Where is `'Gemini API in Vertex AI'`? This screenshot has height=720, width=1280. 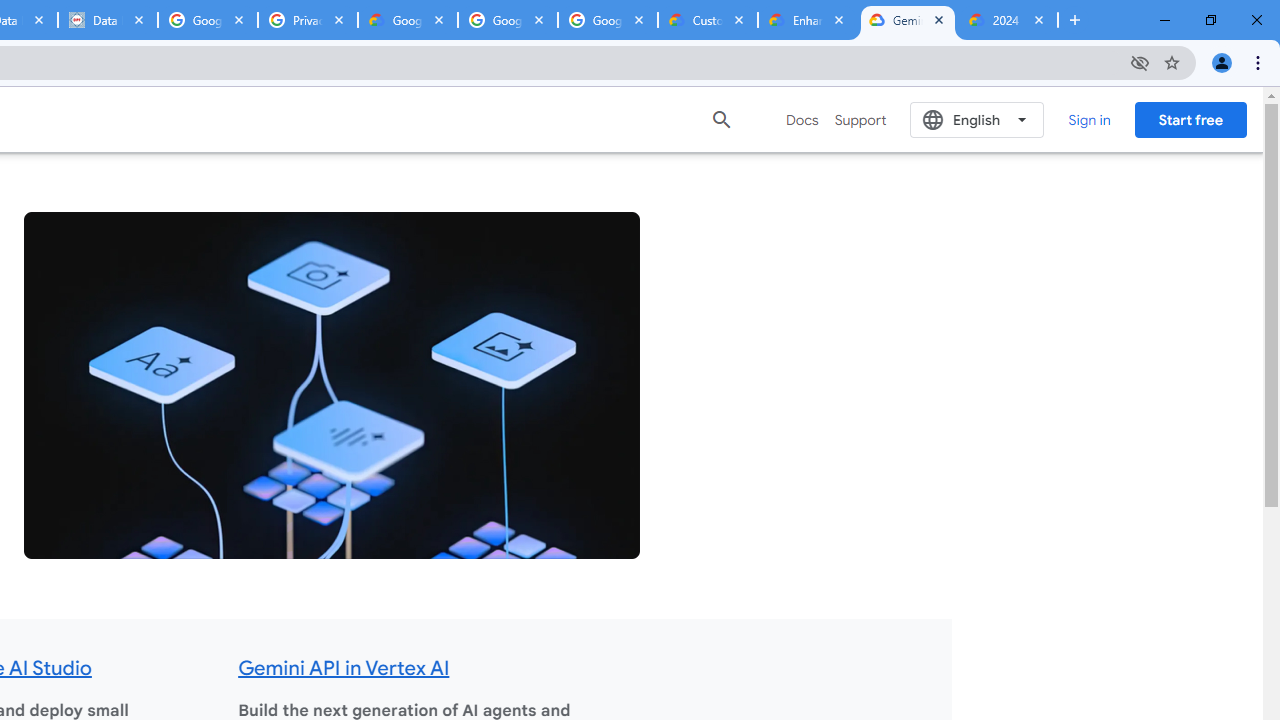 'Gemini API in Vertex AI' is located at coordinates (344, 668).